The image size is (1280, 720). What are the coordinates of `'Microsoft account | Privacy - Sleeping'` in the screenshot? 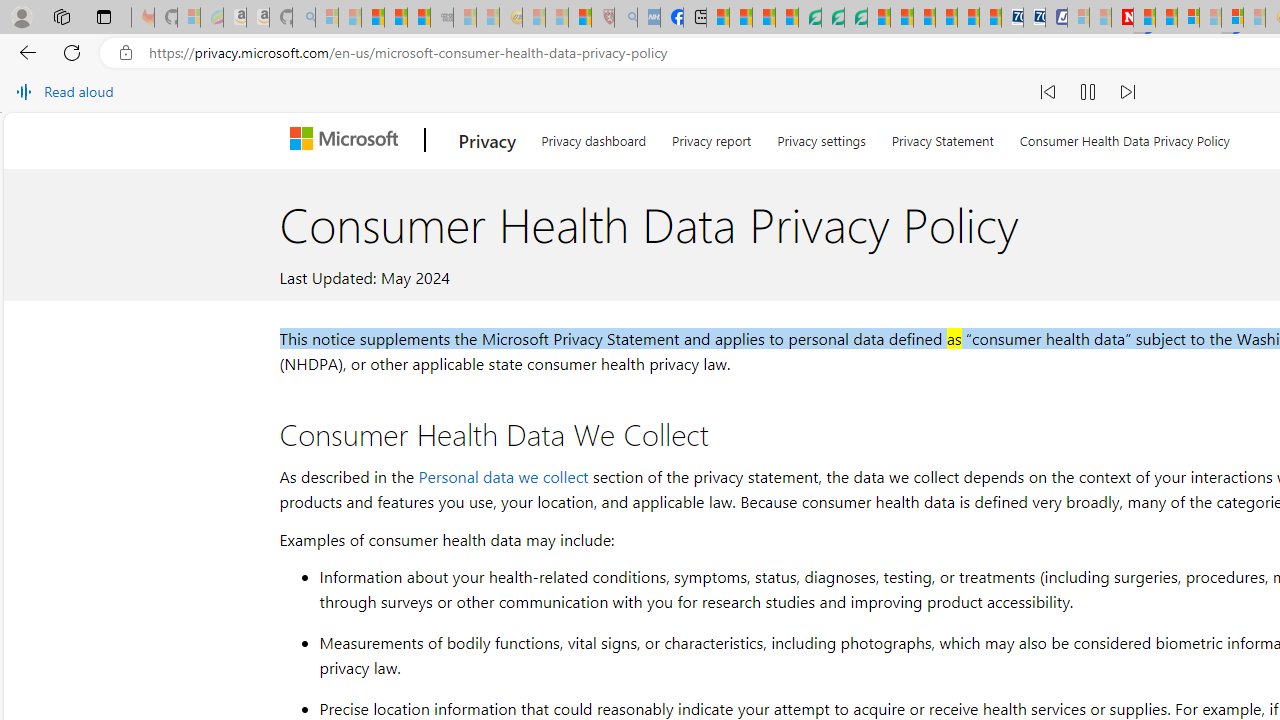 It's located at (1077, 17).